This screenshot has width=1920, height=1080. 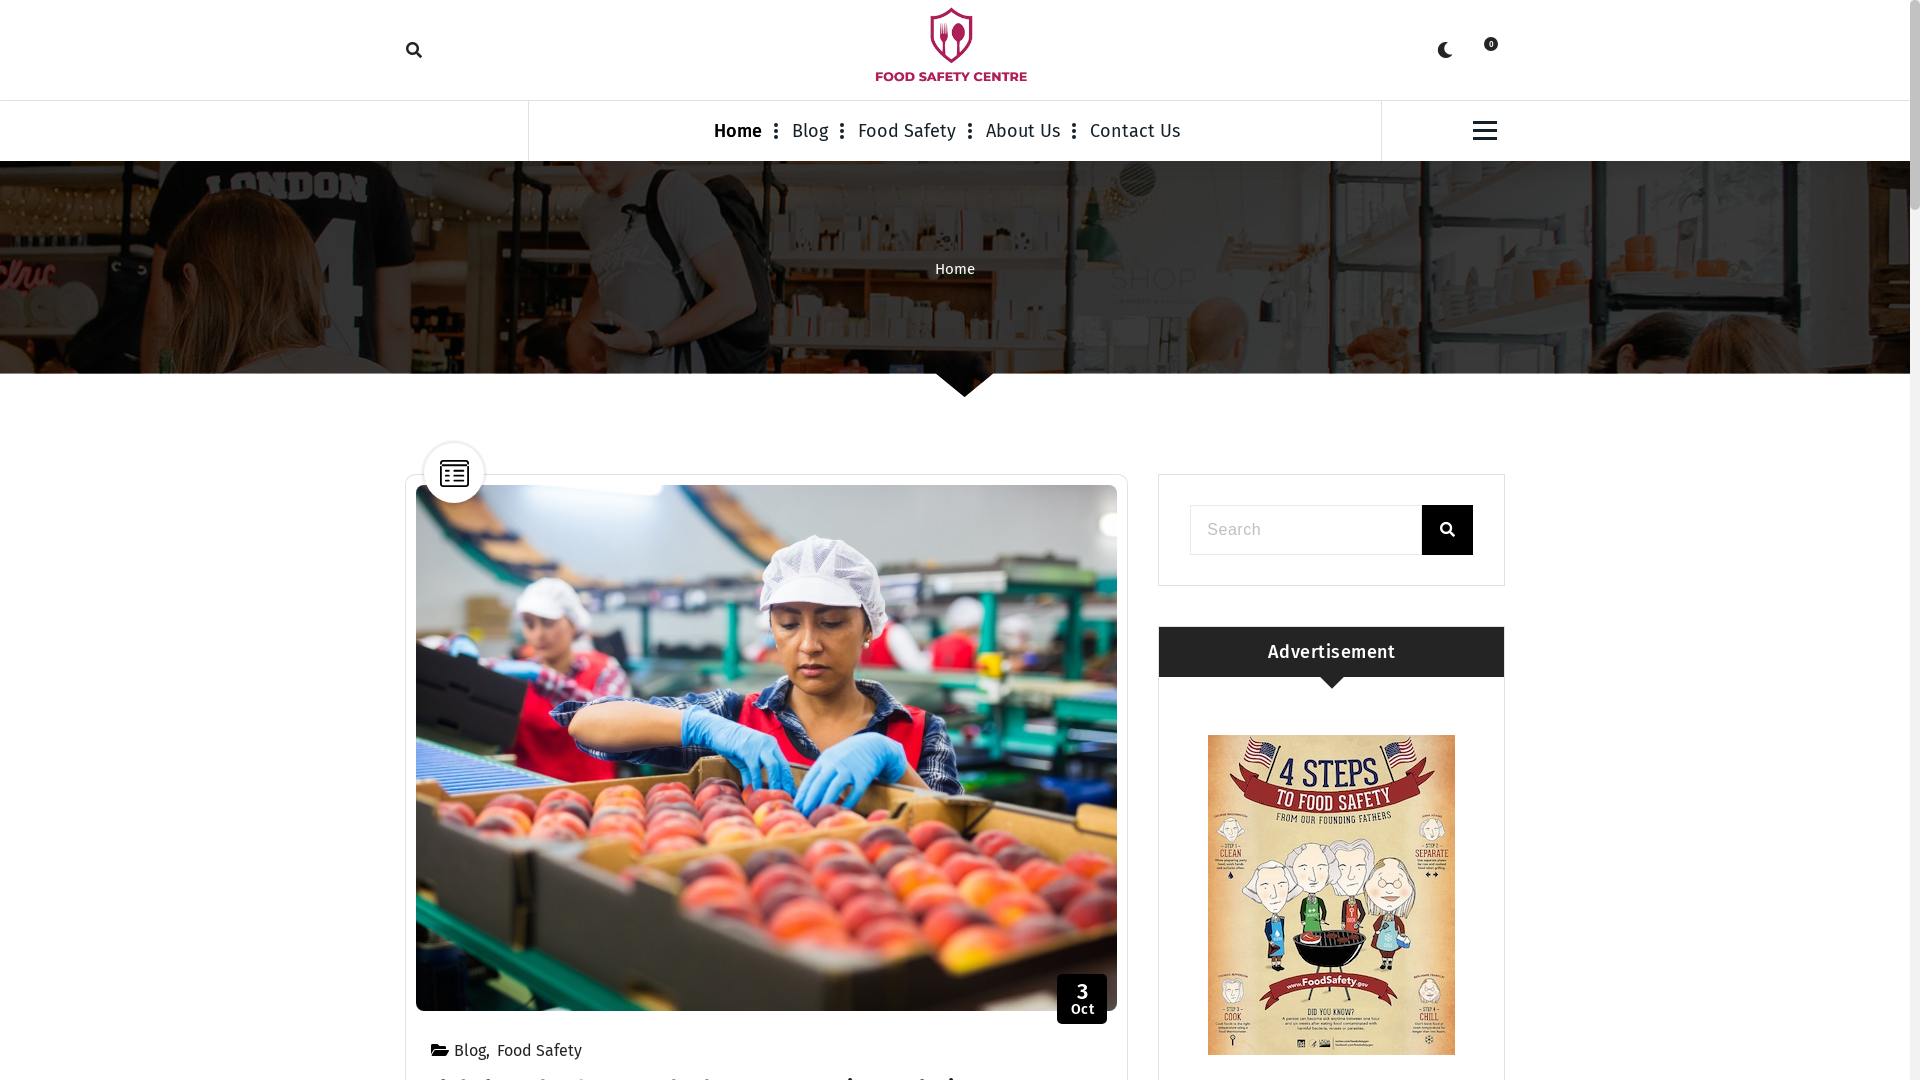 I want to click on 'Food Safety', so click(x=539, y=1049).